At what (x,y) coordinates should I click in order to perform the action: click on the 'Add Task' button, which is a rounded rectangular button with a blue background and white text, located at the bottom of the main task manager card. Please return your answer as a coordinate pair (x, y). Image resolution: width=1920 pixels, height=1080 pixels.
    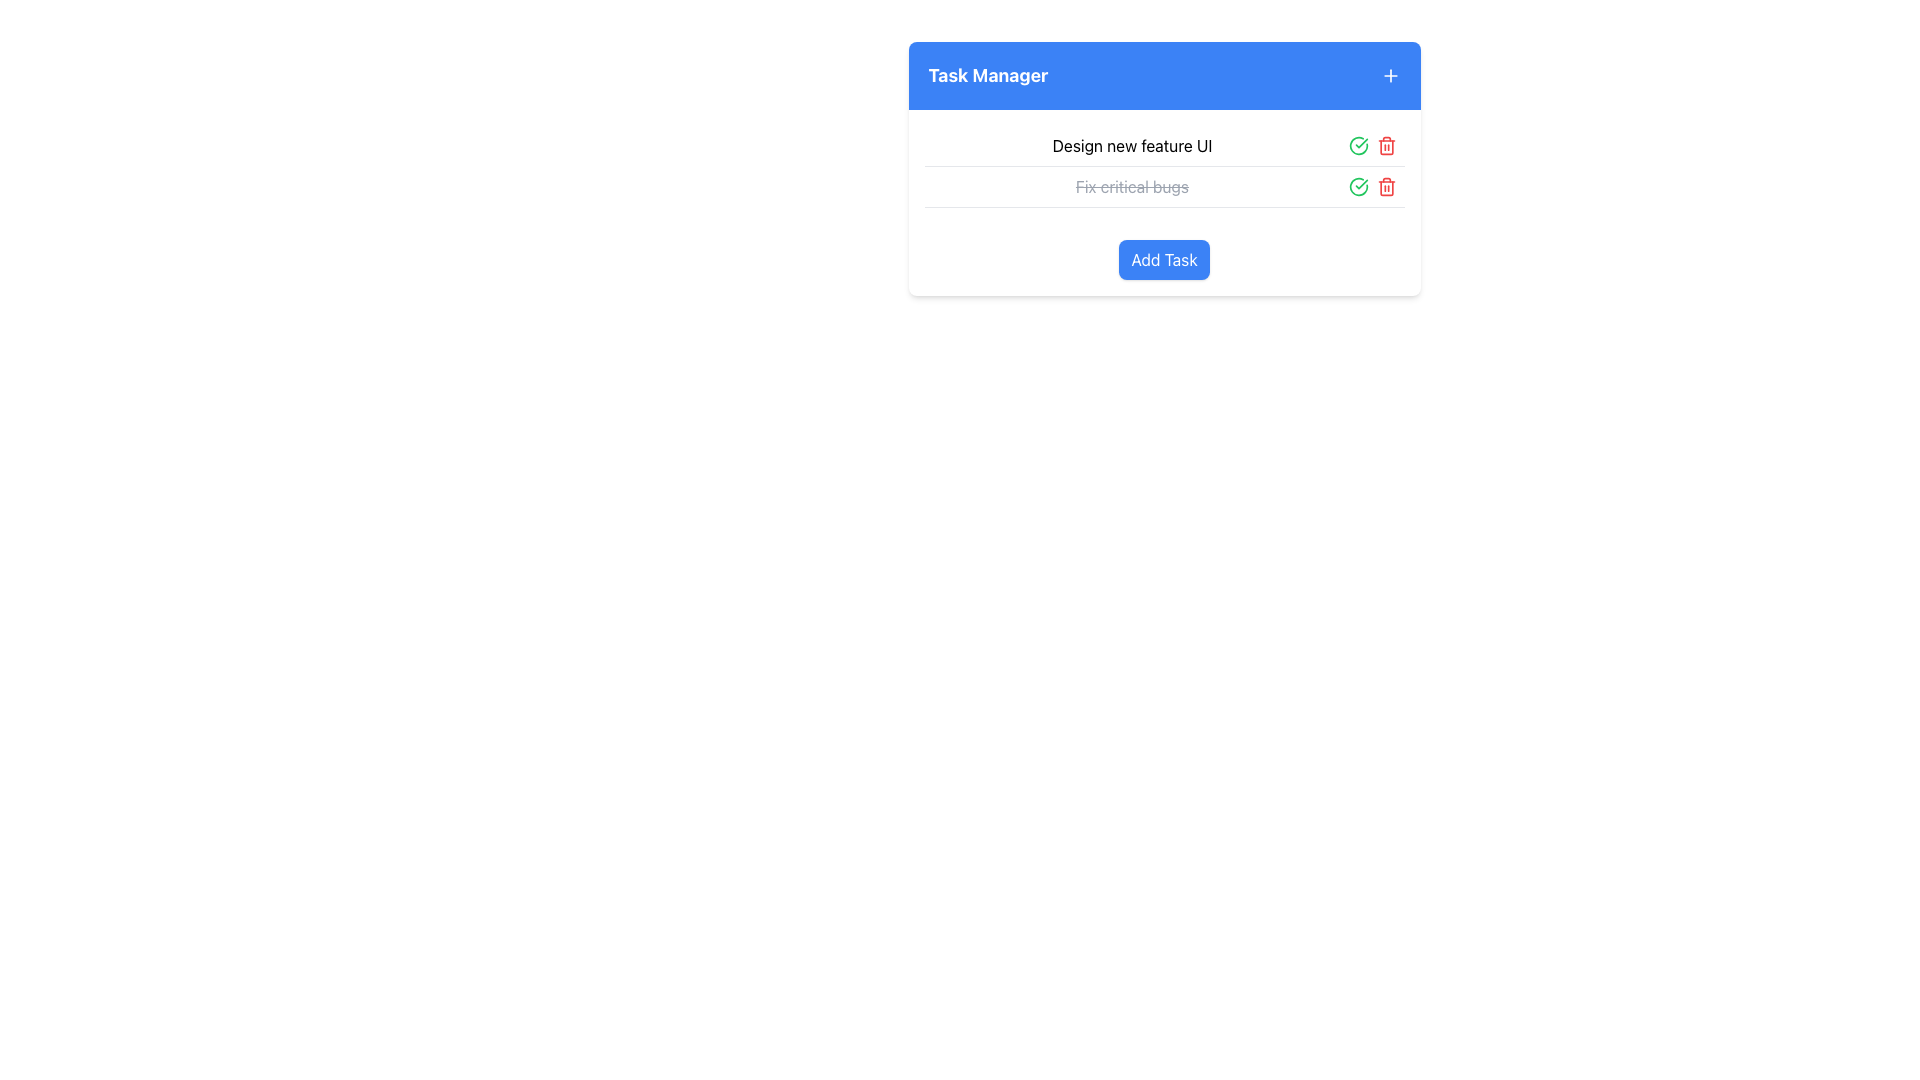
    Looking at the image, I should click on (1164, 258).